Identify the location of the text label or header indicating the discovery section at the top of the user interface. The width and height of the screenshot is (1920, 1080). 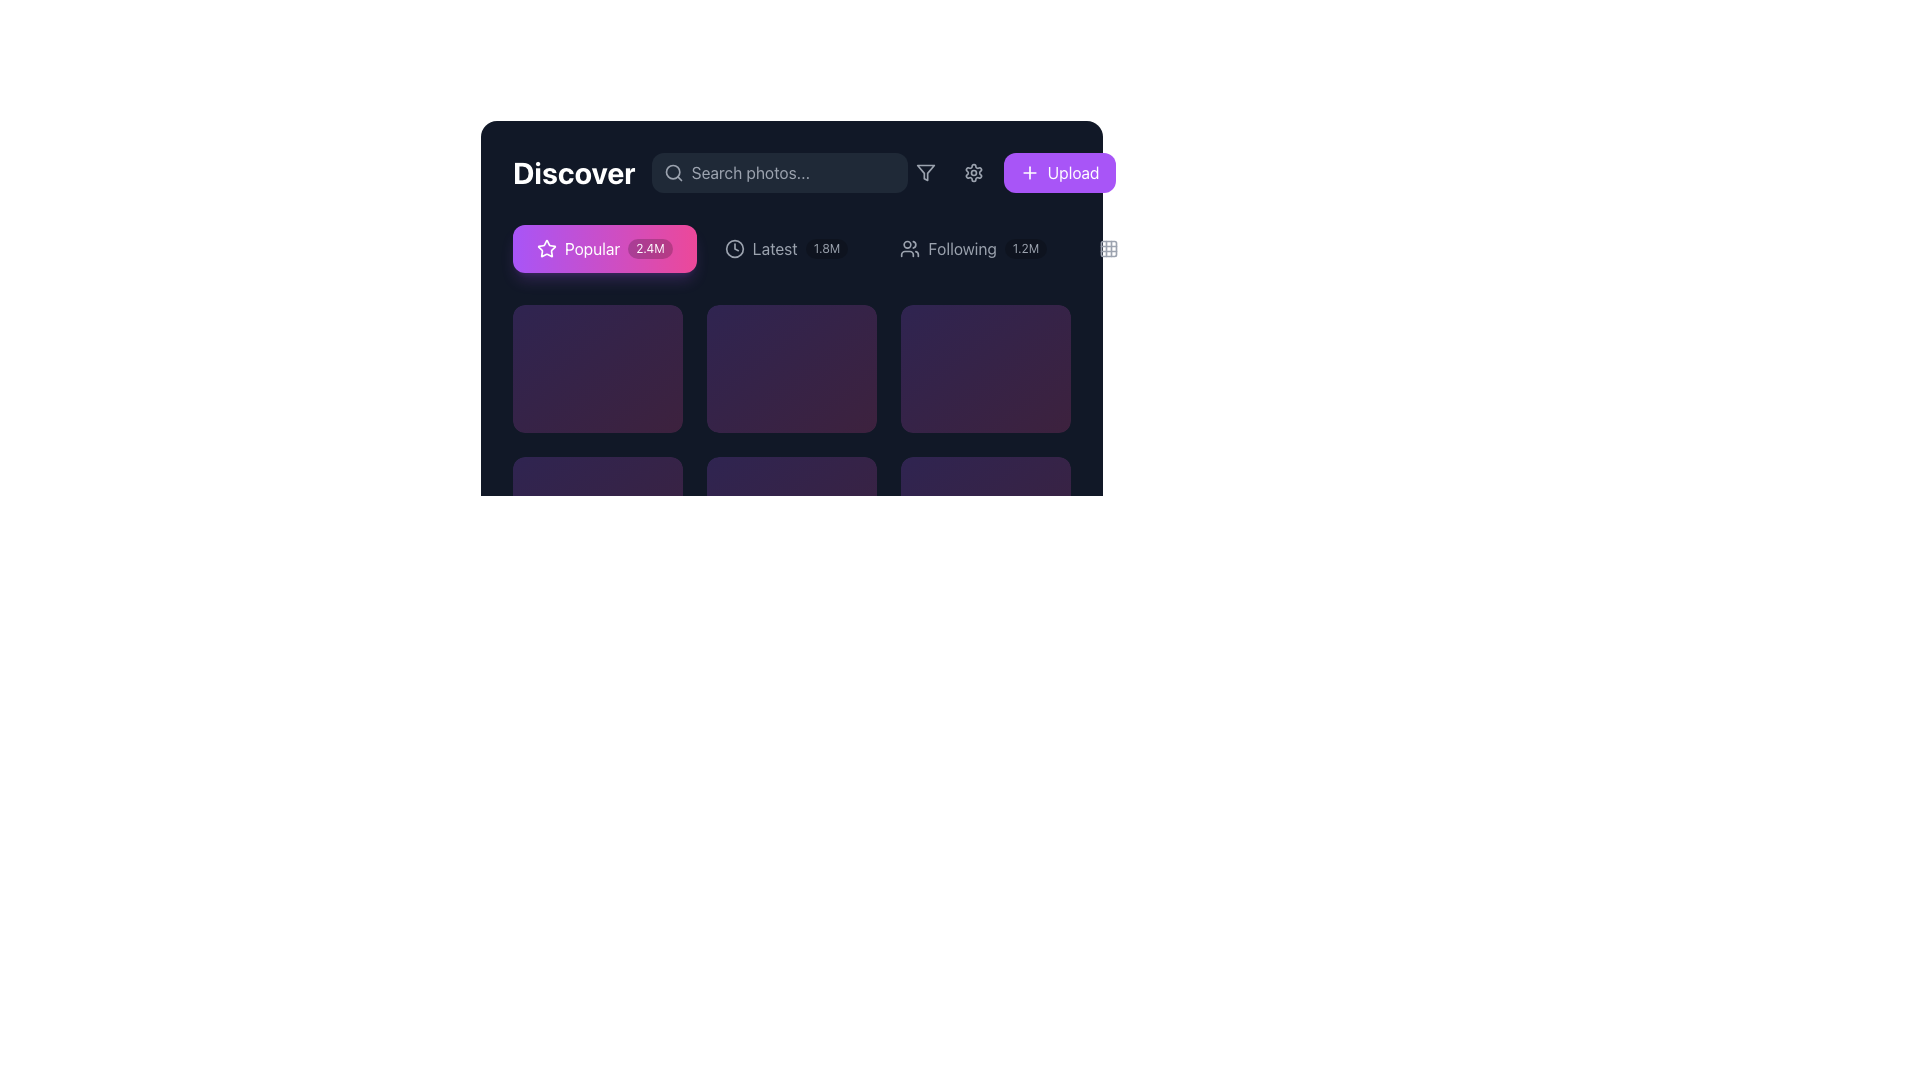
(573, 172).